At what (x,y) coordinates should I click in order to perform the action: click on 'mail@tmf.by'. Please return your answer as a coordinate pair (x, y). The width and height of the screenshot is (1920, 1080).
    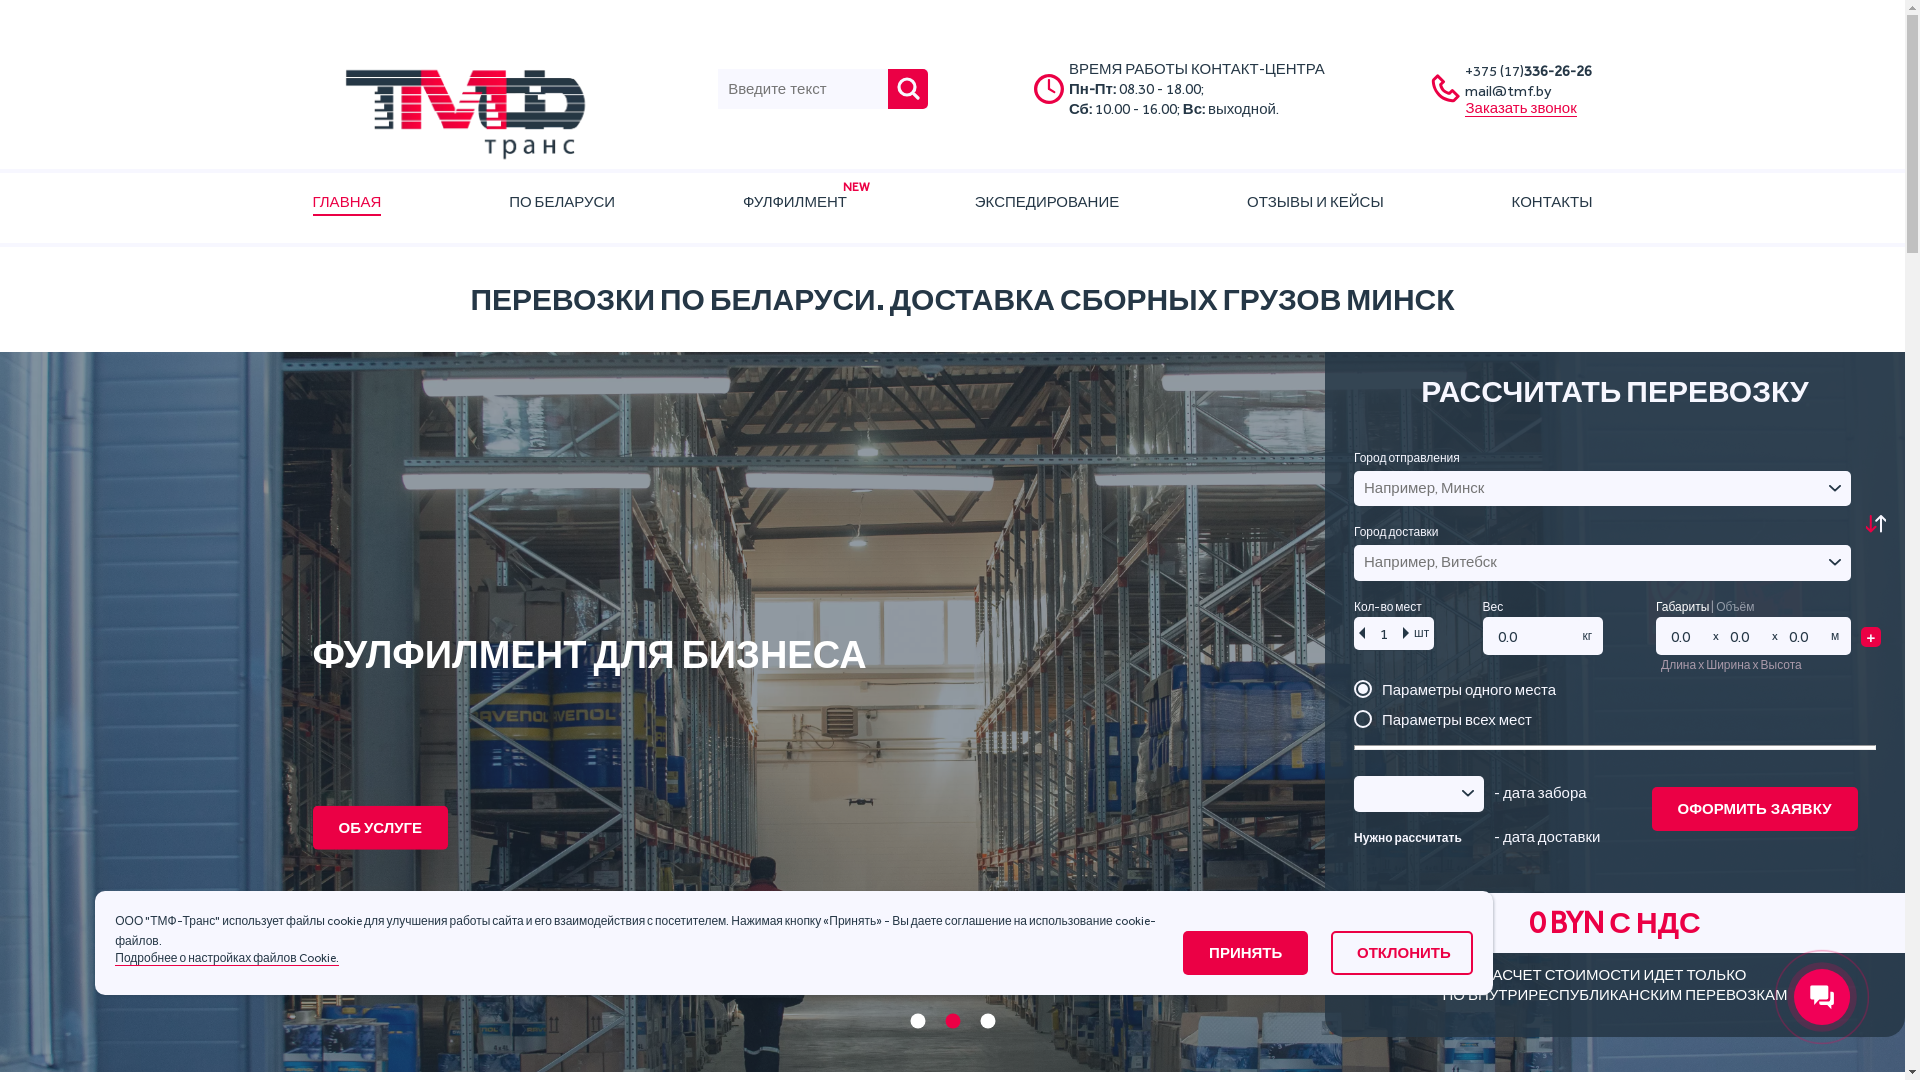
    Looking at the image, I should click on (1464, 91).